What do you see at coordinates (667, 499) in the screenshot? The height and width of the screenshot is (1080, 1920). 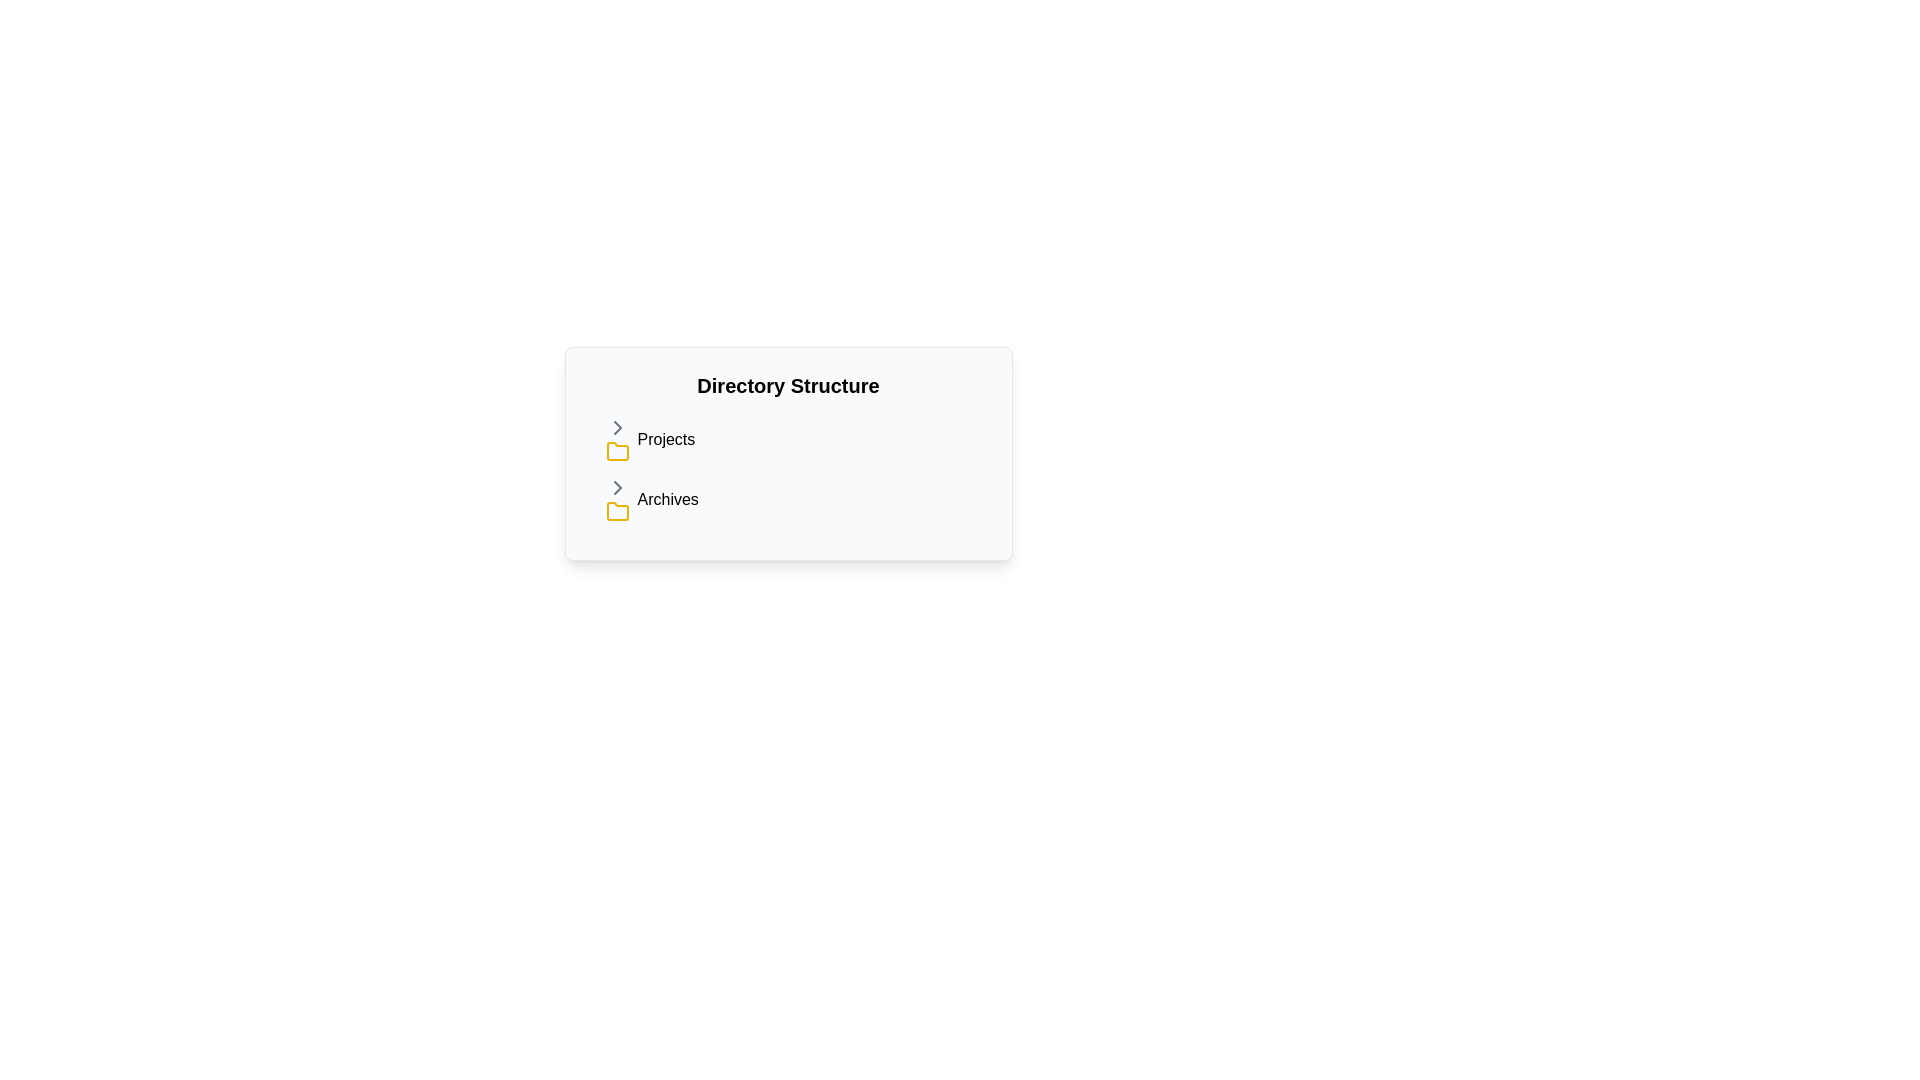 I see `the text label for the 'Archives' directory` at bounding box center [667, 499].